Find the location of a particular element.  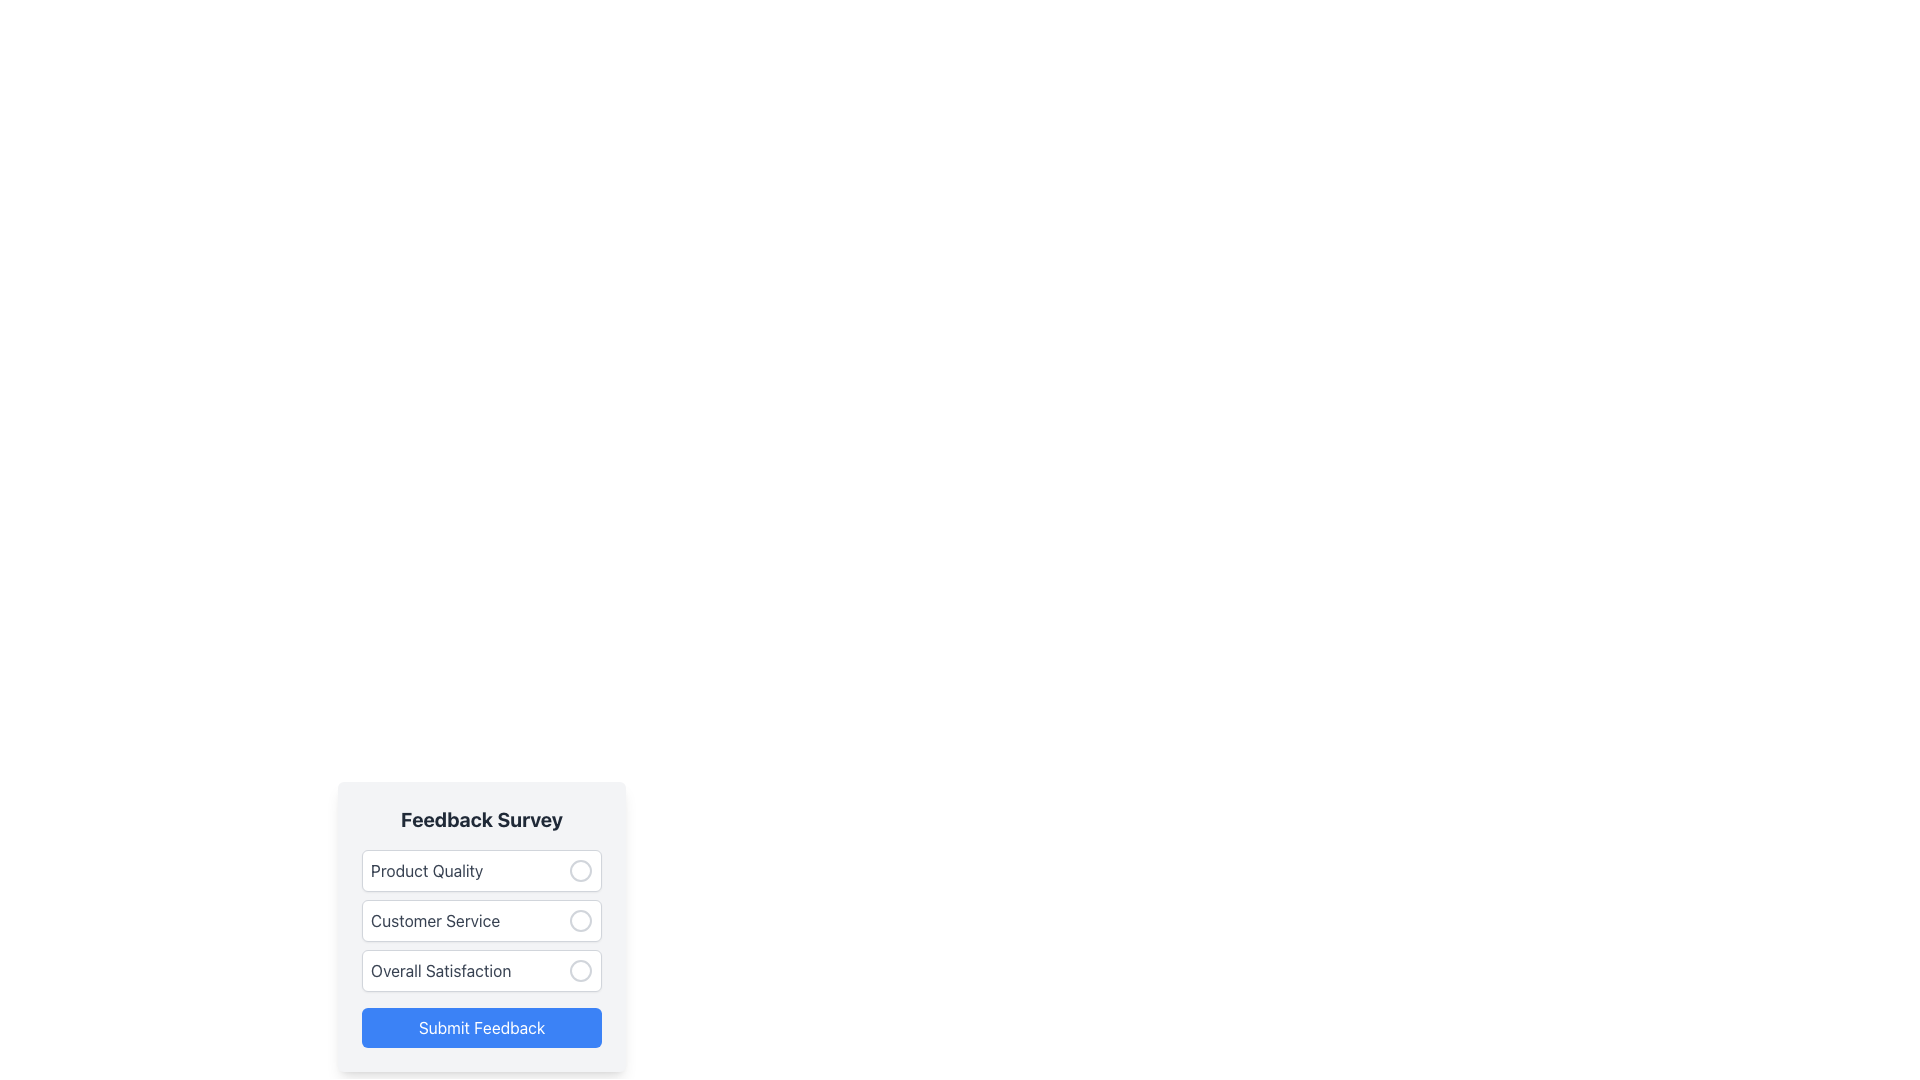

the second circular radio button is located at coordinates (579, 921).